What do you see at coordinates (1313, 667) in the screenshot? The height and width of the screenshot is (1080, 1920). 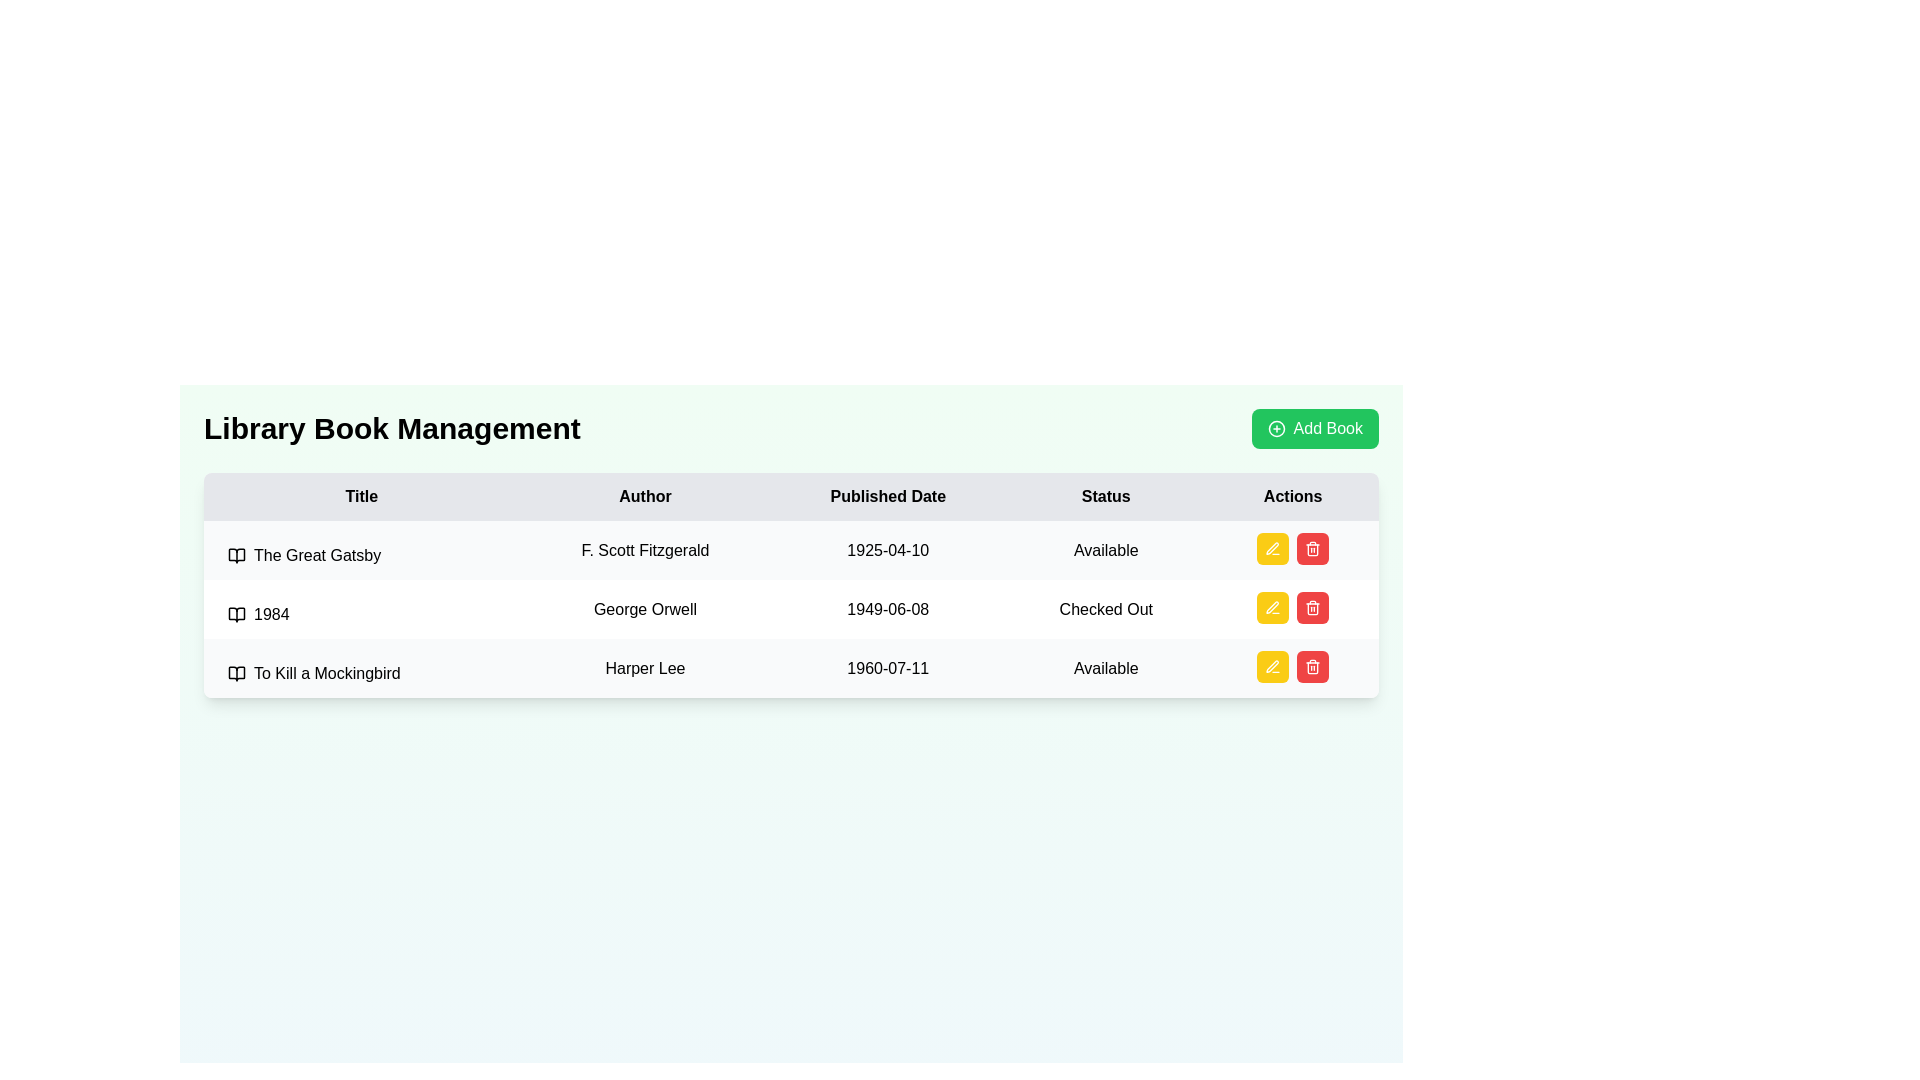 I see `the delete button located in the rightmost position of the Actions column in the third row of the Library Book Management table` at bounding box center [1313, 667].